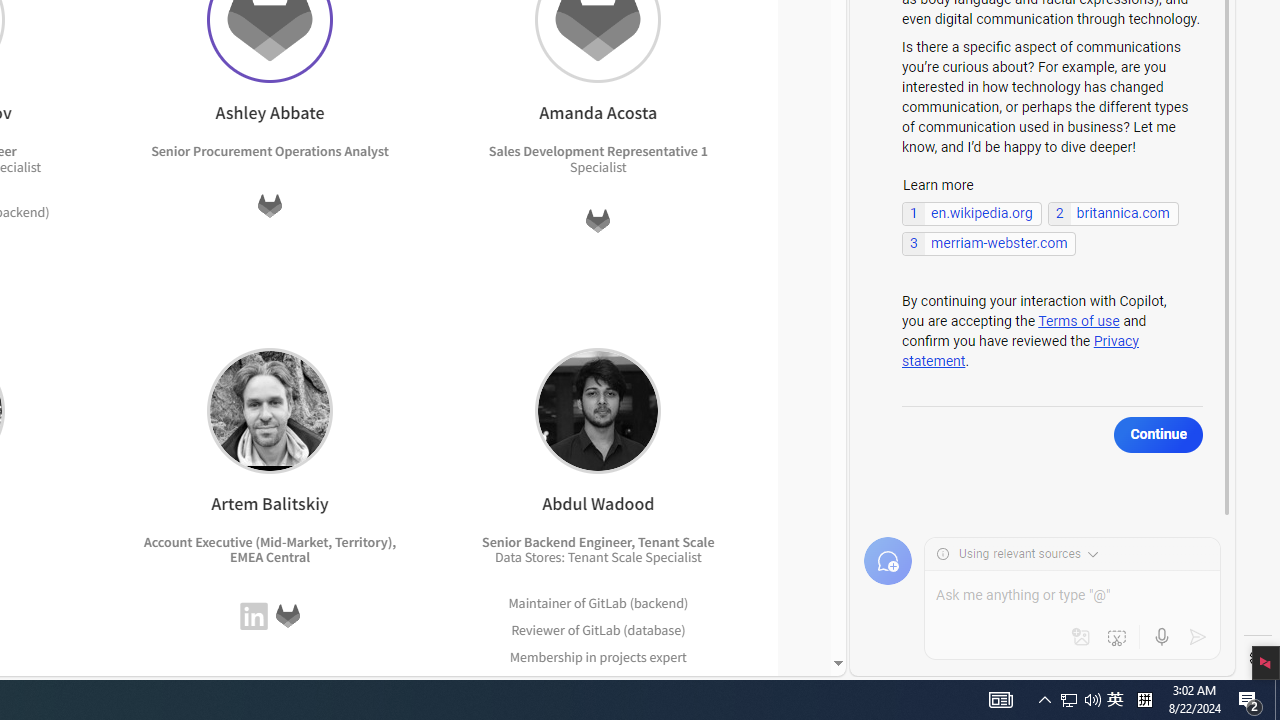 The height and width of the screenshot is (720, 1280). I want to click on 'Membership in projects expert', so click(598, 656).